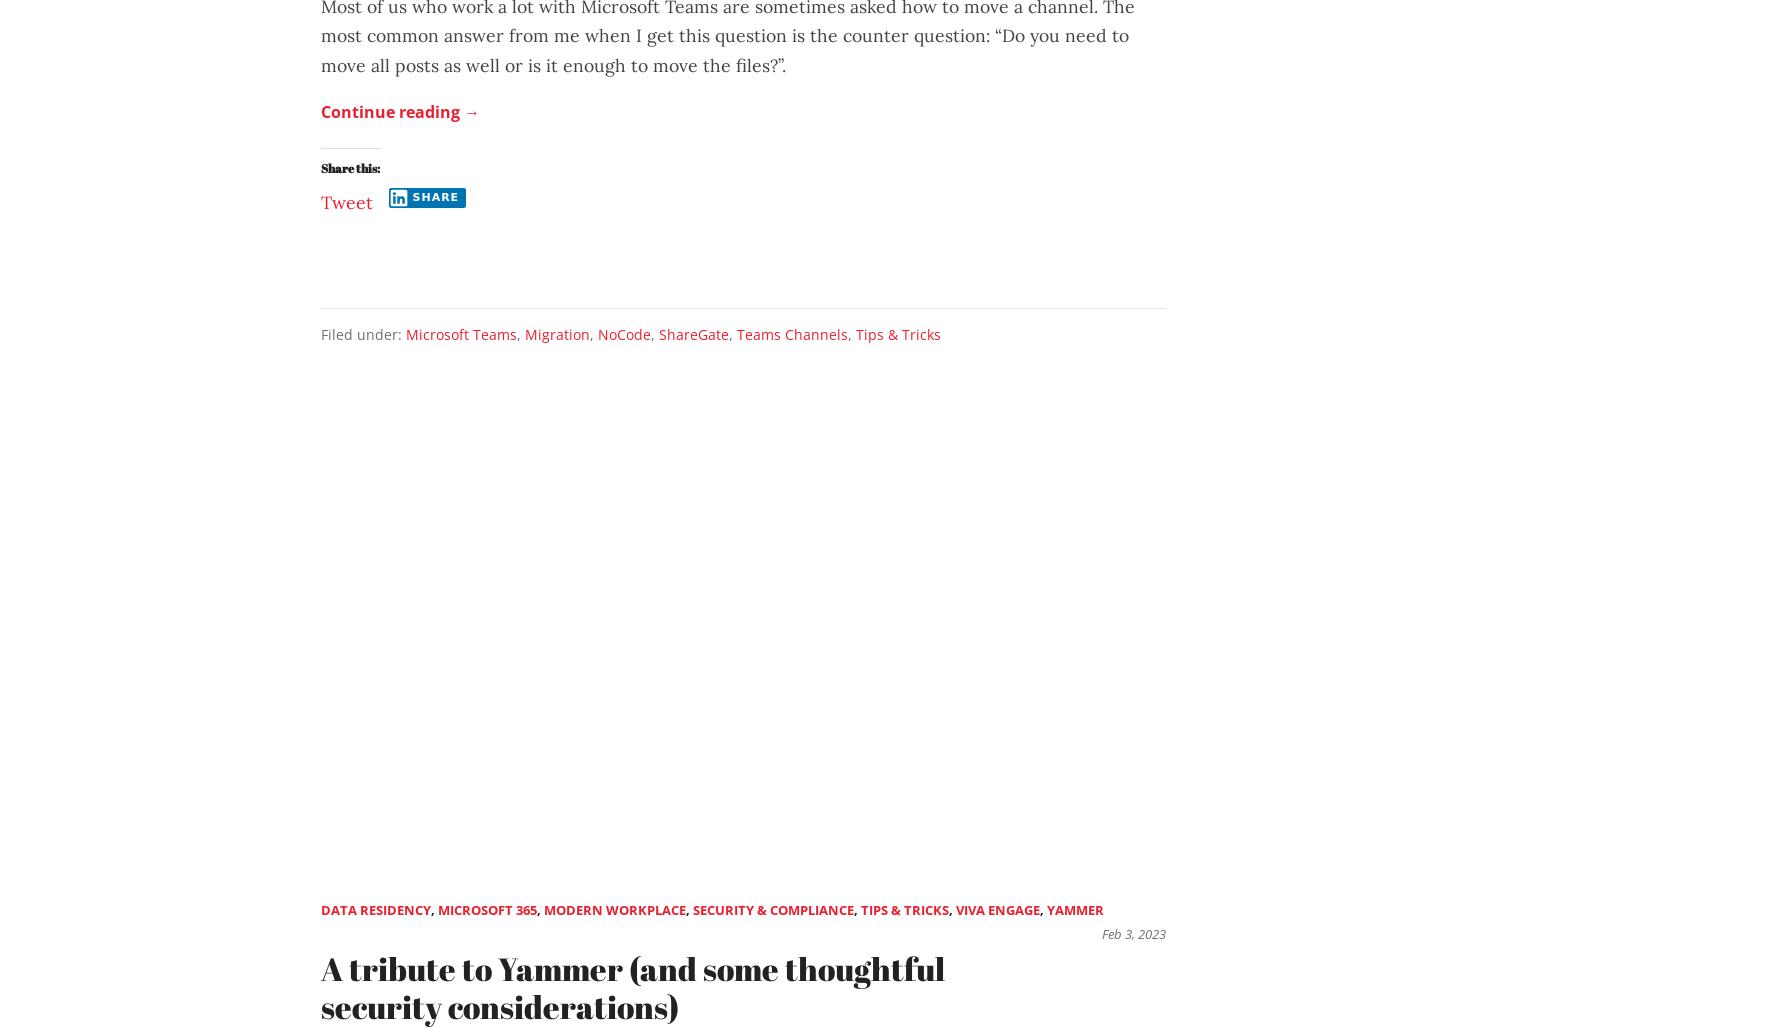  I want to click on 'Data Residency', so click(376, 908).